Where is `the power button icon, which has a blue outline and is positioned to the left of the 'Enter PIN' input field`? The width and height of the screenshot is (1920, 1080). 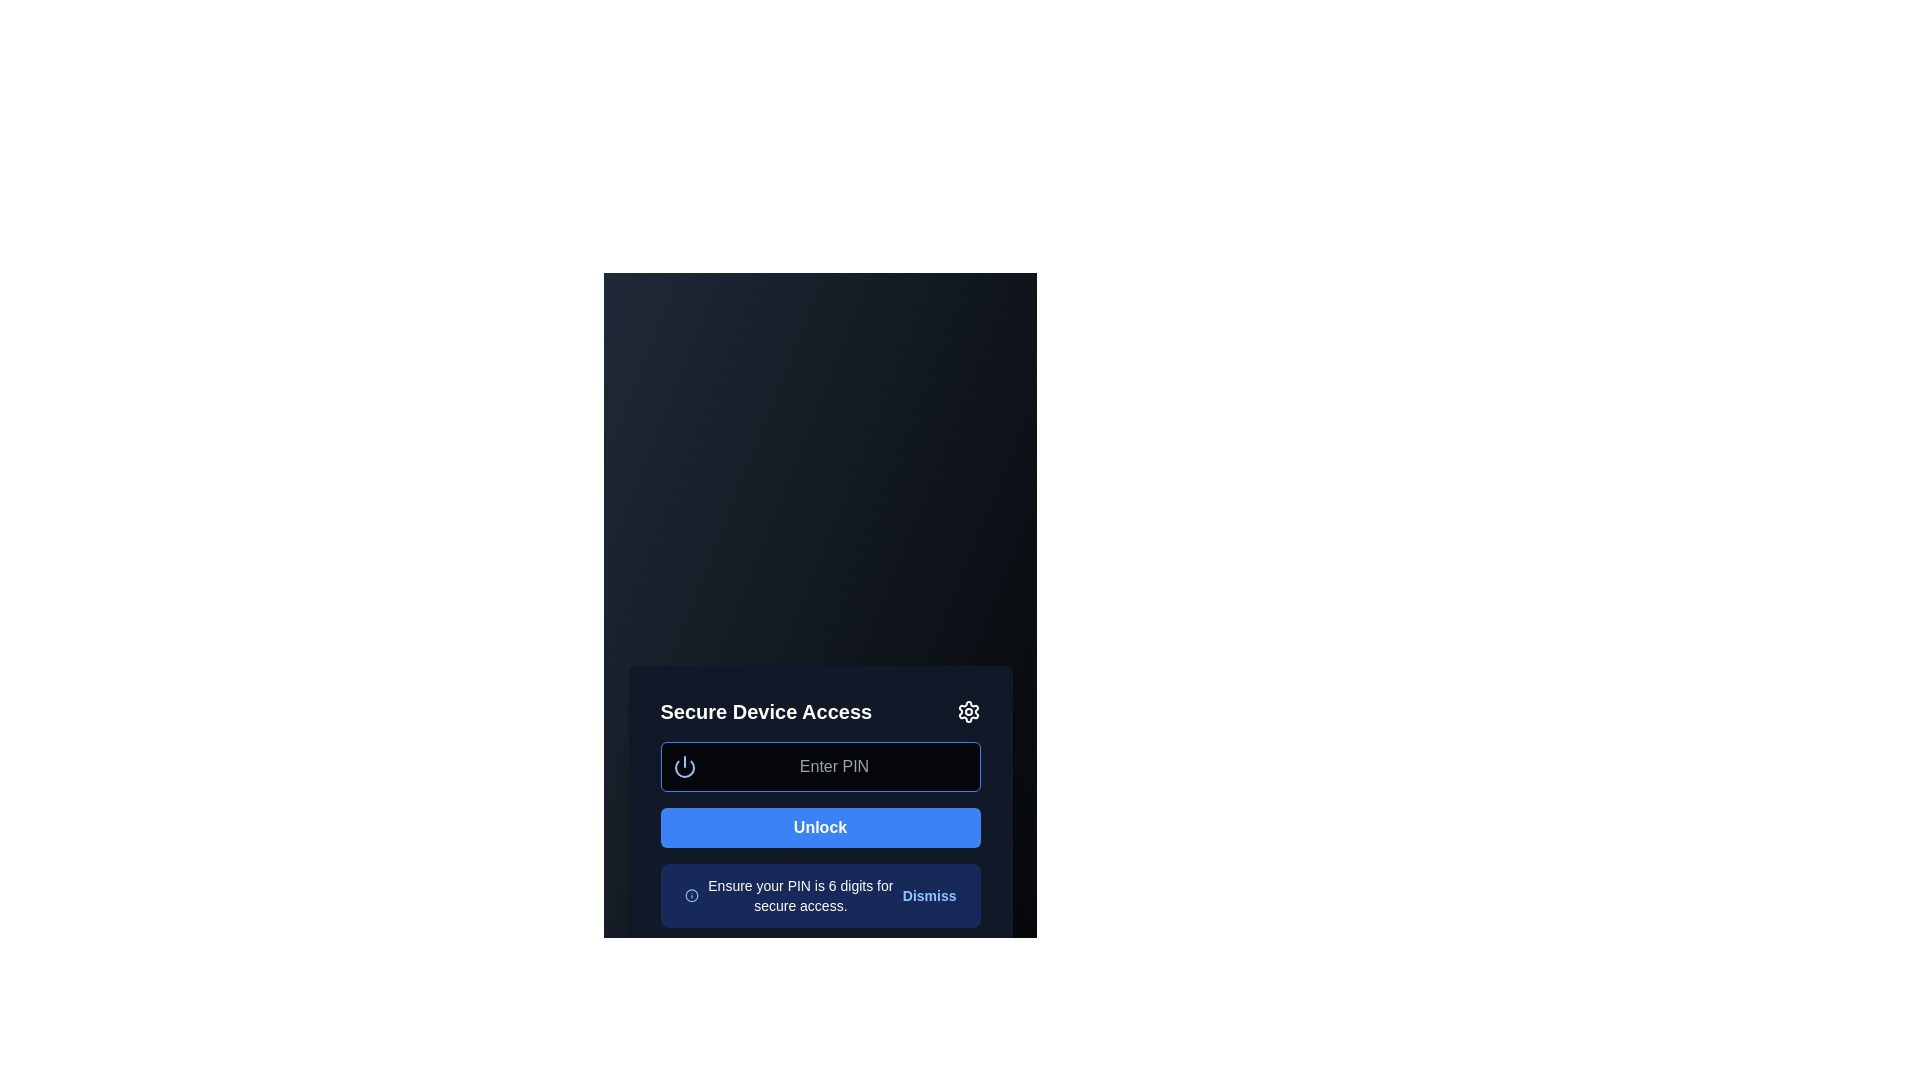 the power button icon, which has a blue outline and is positioned to the left of the 'Enter PIN' input field is located at coordinates (684, 766).